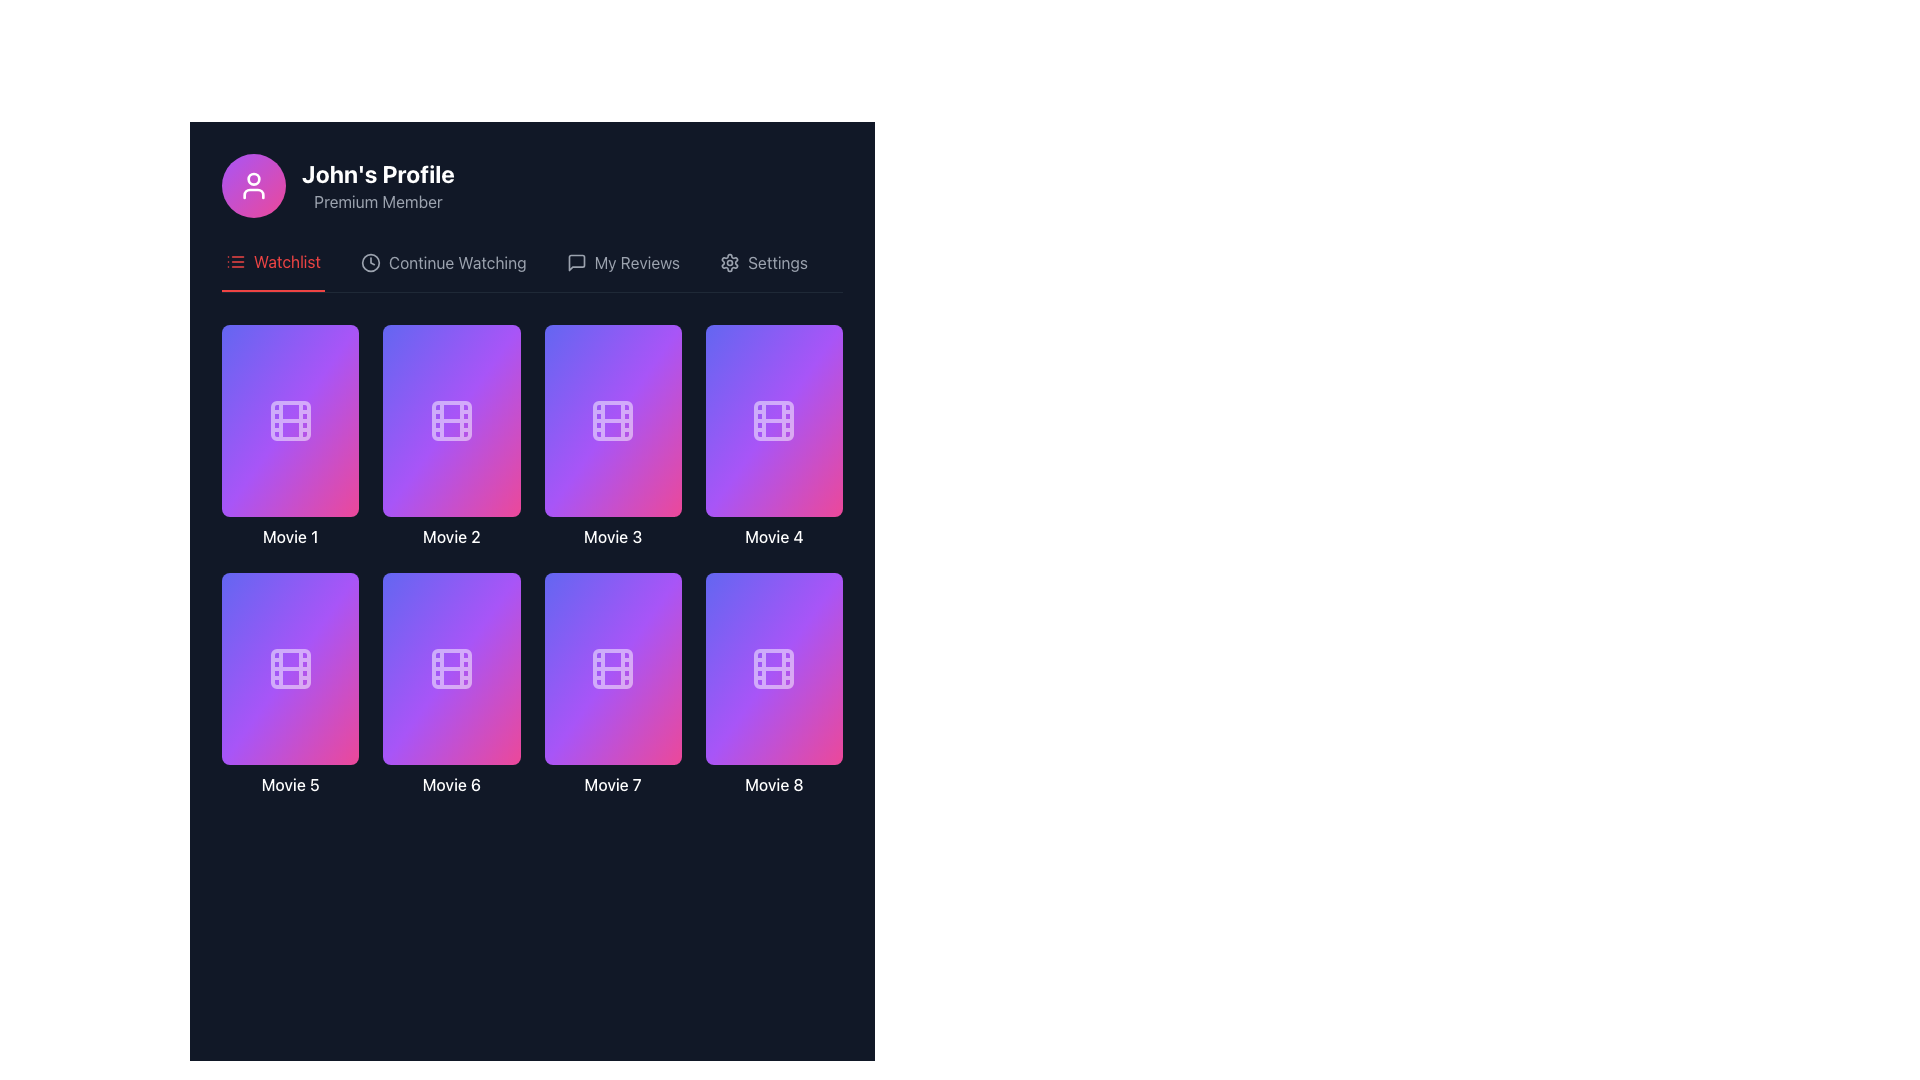  Describe the element at coordinates (613, 659) in the screenshot. I see `the triangle icon located within the 'Movie 7' tile` at that location.